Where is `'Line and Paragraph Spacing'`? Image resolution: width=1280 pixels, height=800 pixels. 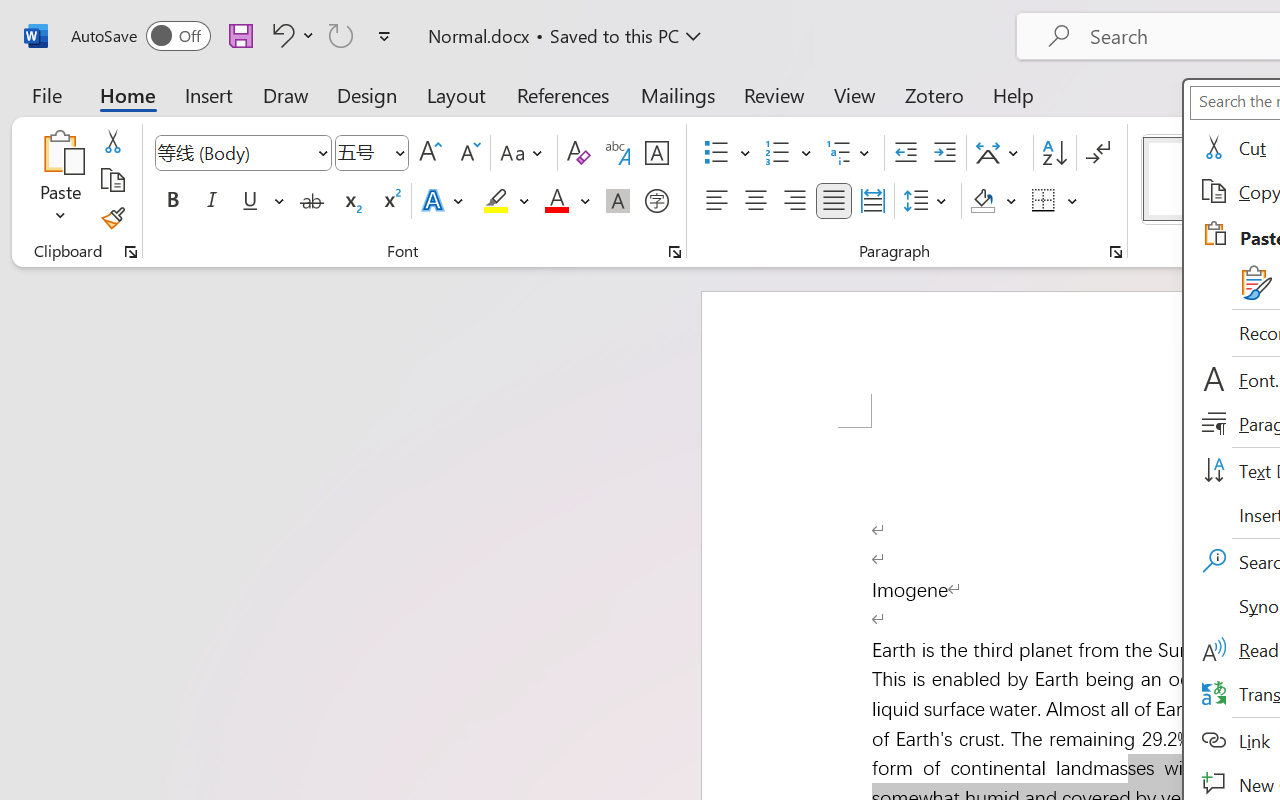 'Line and Paragraph Spacing' is located at coordinates (927, 201).